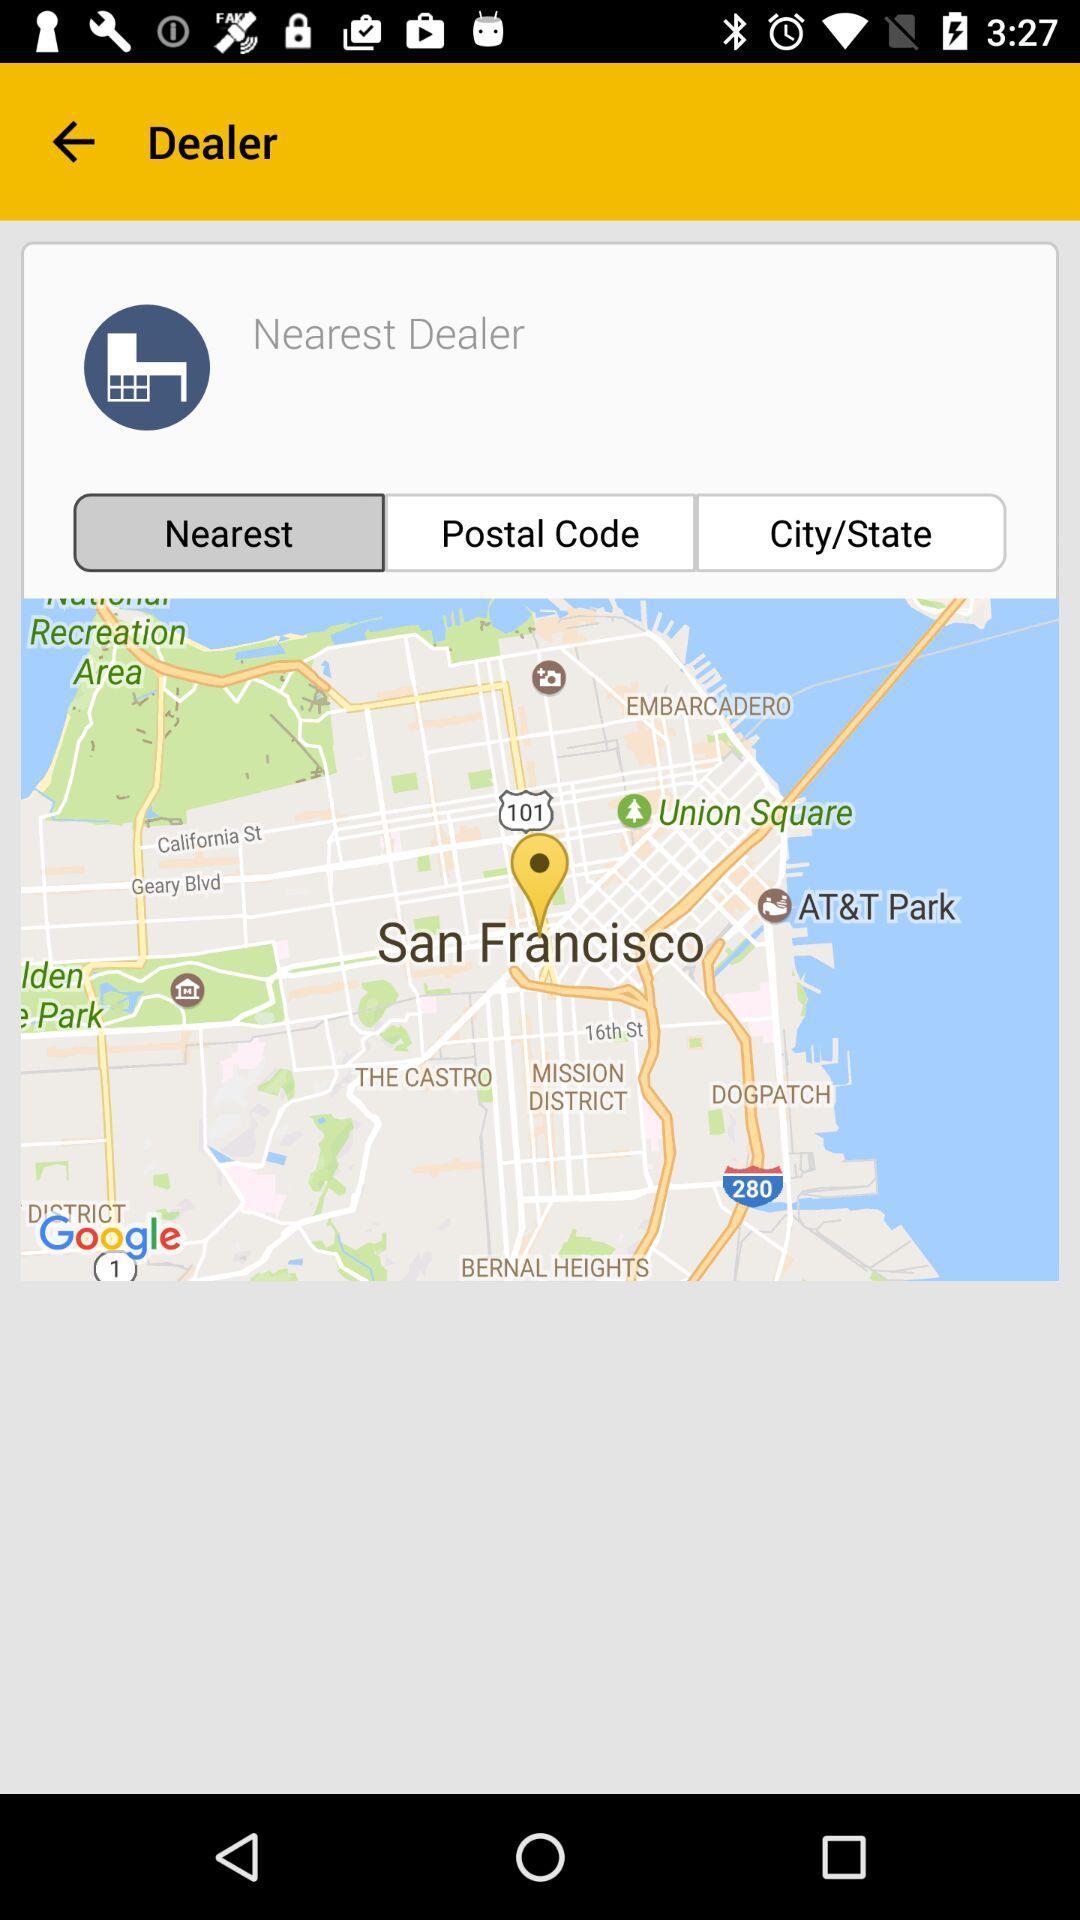  Describe the element at coordinates (851, 532) in the screenshot. I see `the city/state` at that location.